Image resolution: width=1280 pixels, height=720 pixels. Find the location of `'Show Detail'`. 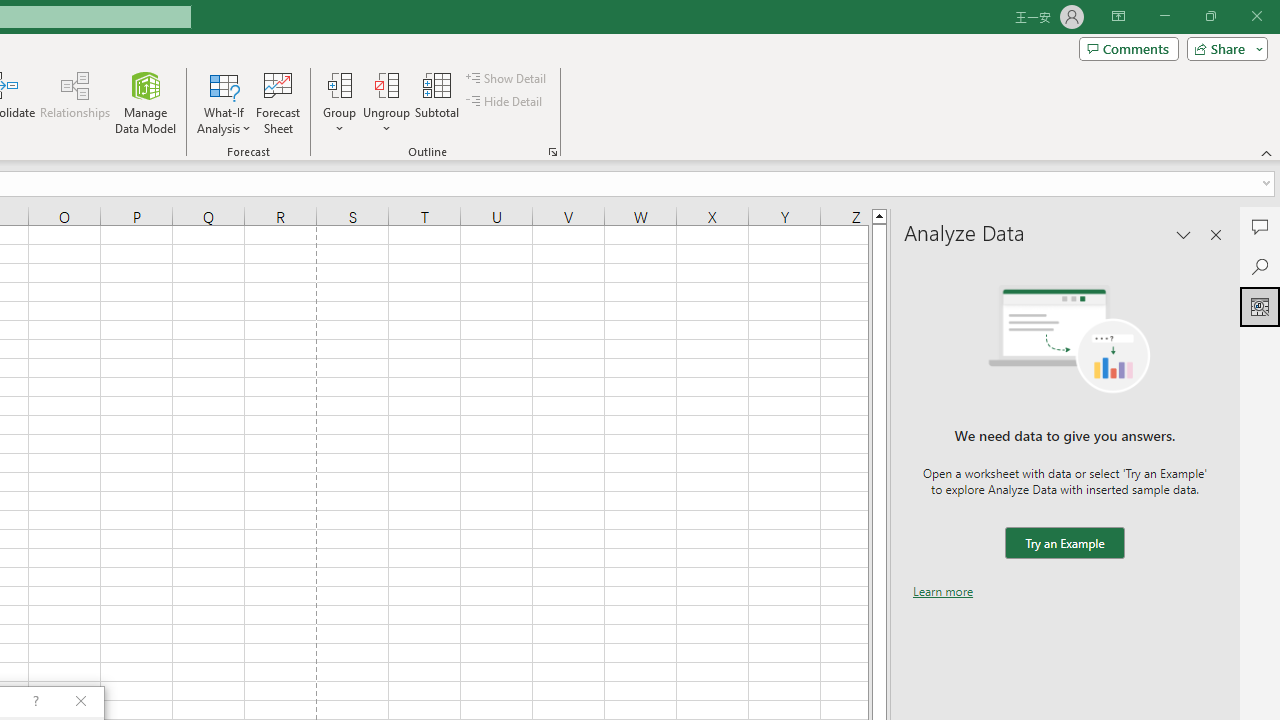

'Show Detail' is located at coordinates (507, 77).